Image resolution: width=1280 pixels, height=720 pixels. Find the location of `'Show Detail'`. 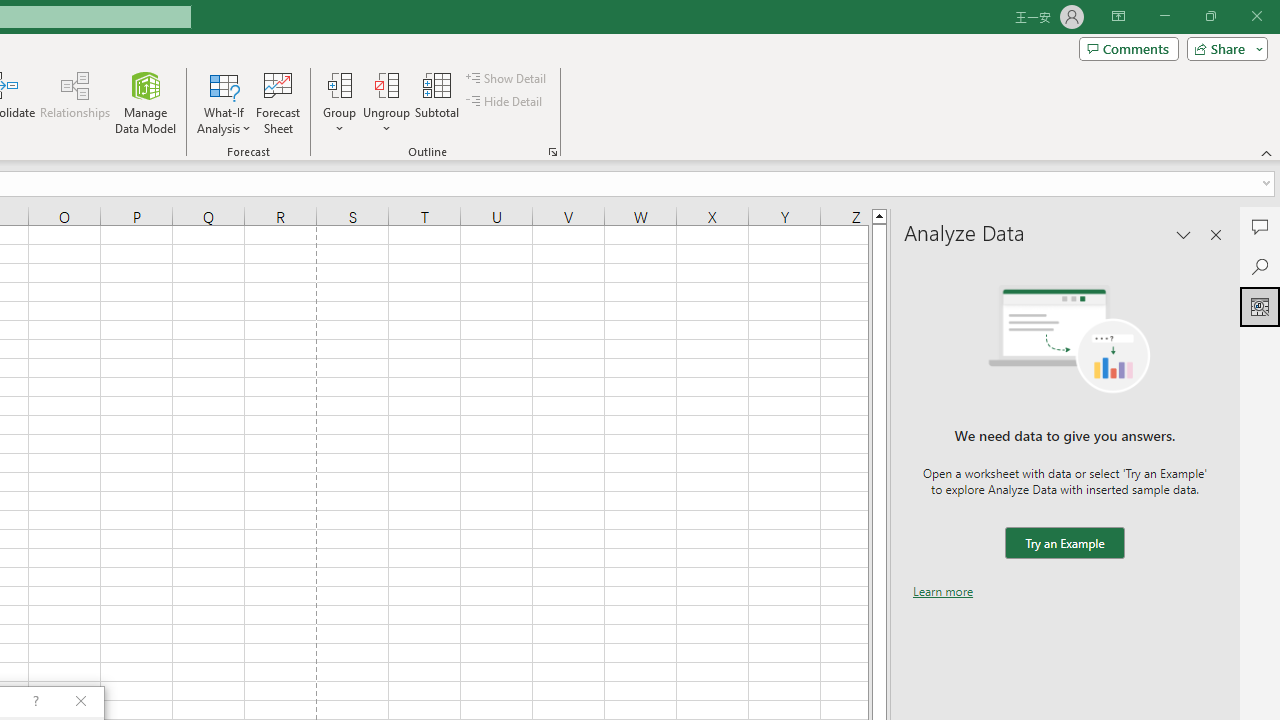

'Show Detail' is located at coordinates (507, 77).